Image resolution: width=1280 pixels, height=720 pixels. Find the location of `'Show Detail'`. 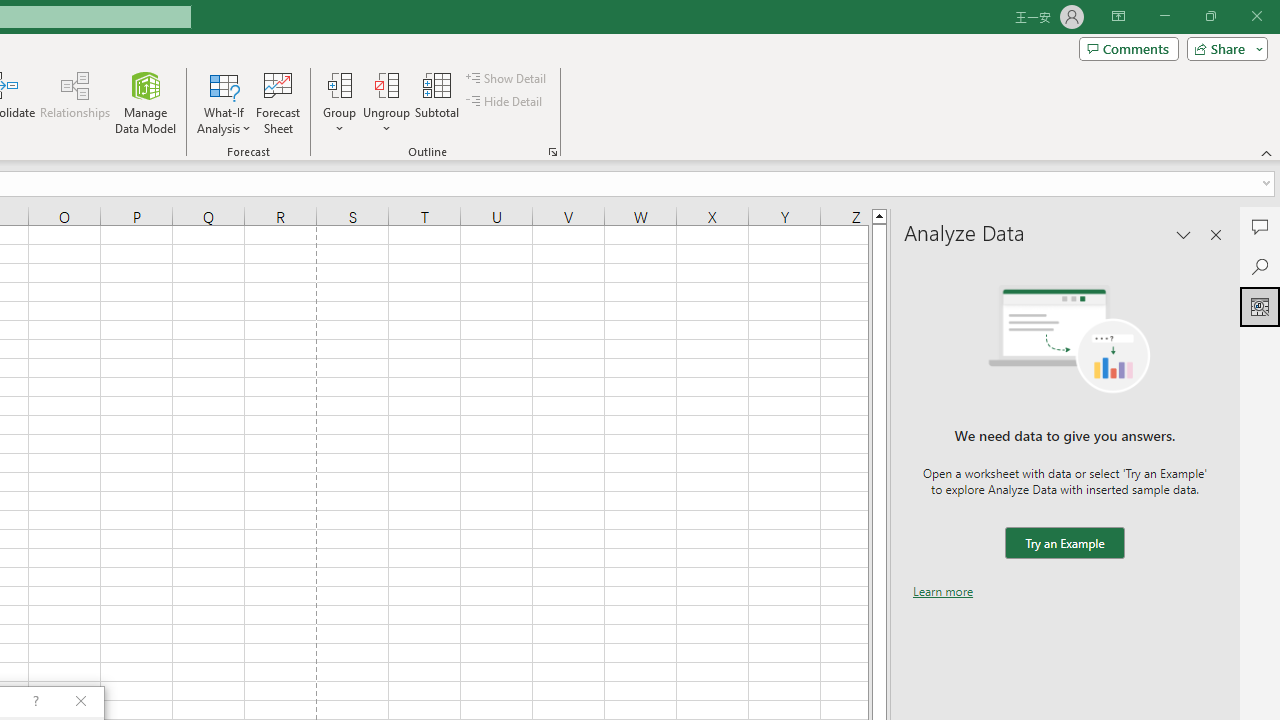

'Show Detail' is located at coordinates (507, 77).